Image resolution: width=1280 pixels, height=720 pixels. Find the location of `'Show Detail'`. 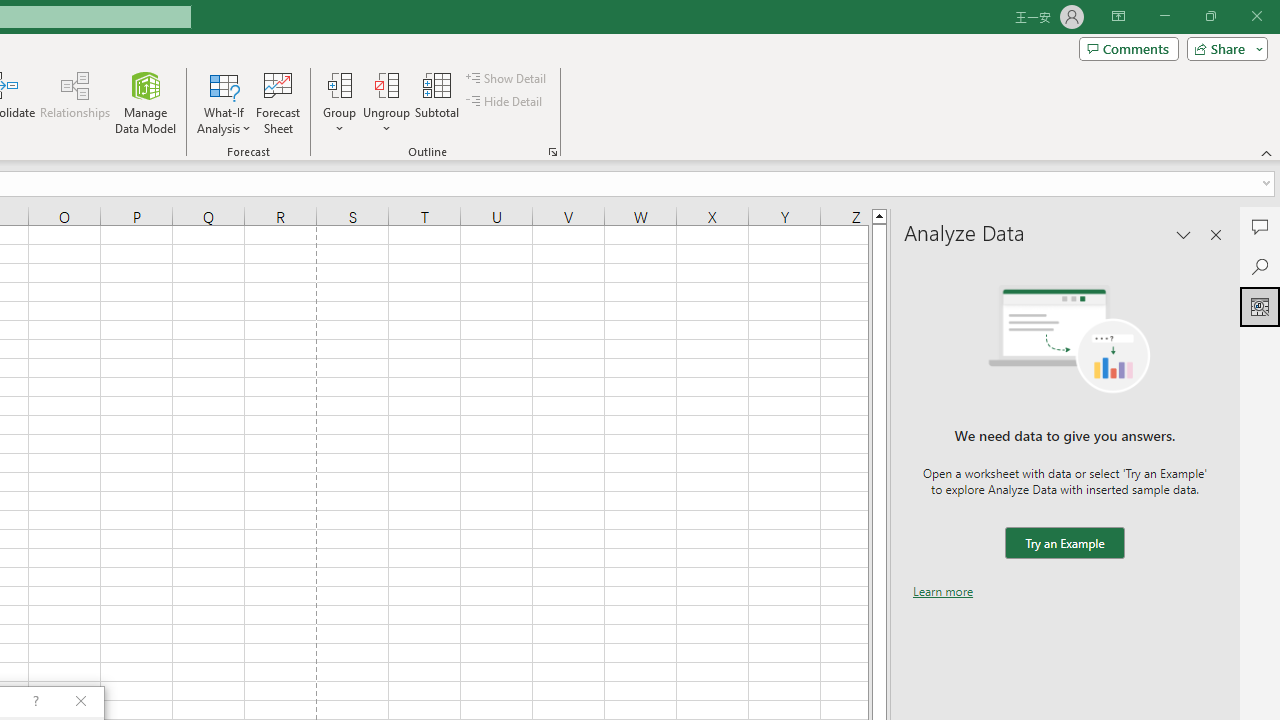

'Show Detail' is located at coordinates (507, 77).